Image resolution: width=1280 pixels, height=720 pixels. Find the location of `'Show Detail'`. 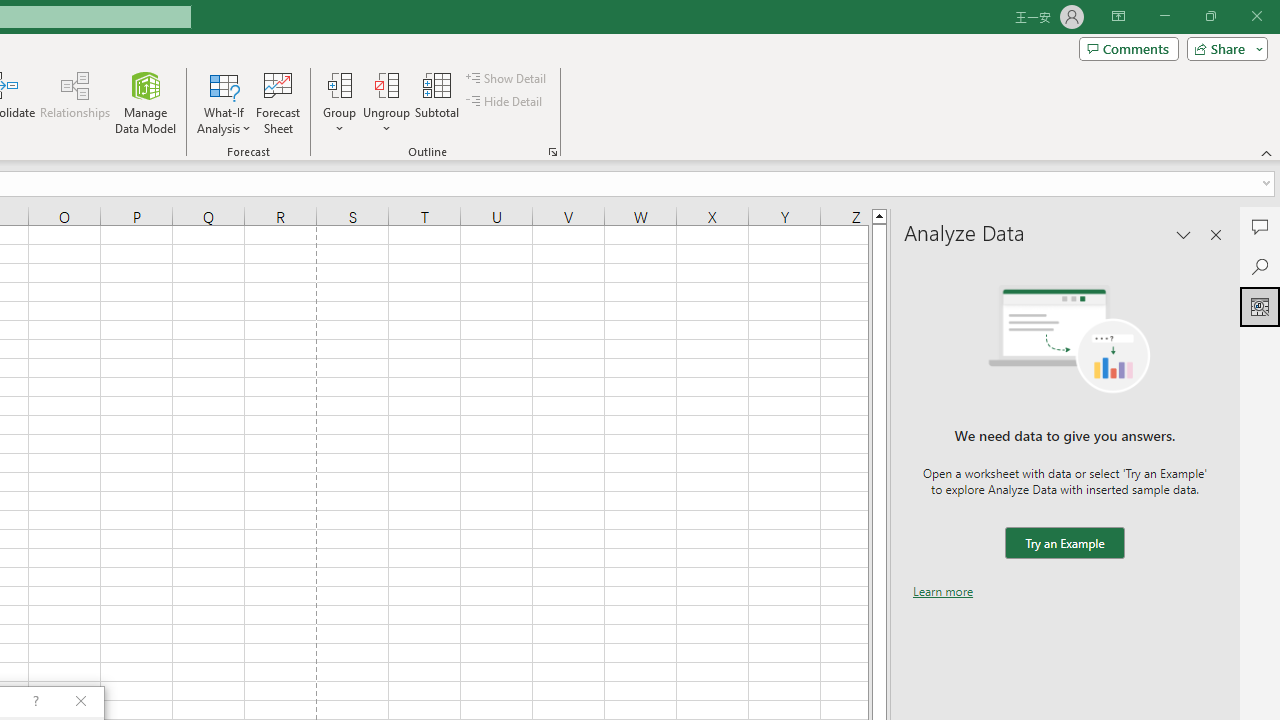

'Show Detail' is located at coordinates (507, 77).